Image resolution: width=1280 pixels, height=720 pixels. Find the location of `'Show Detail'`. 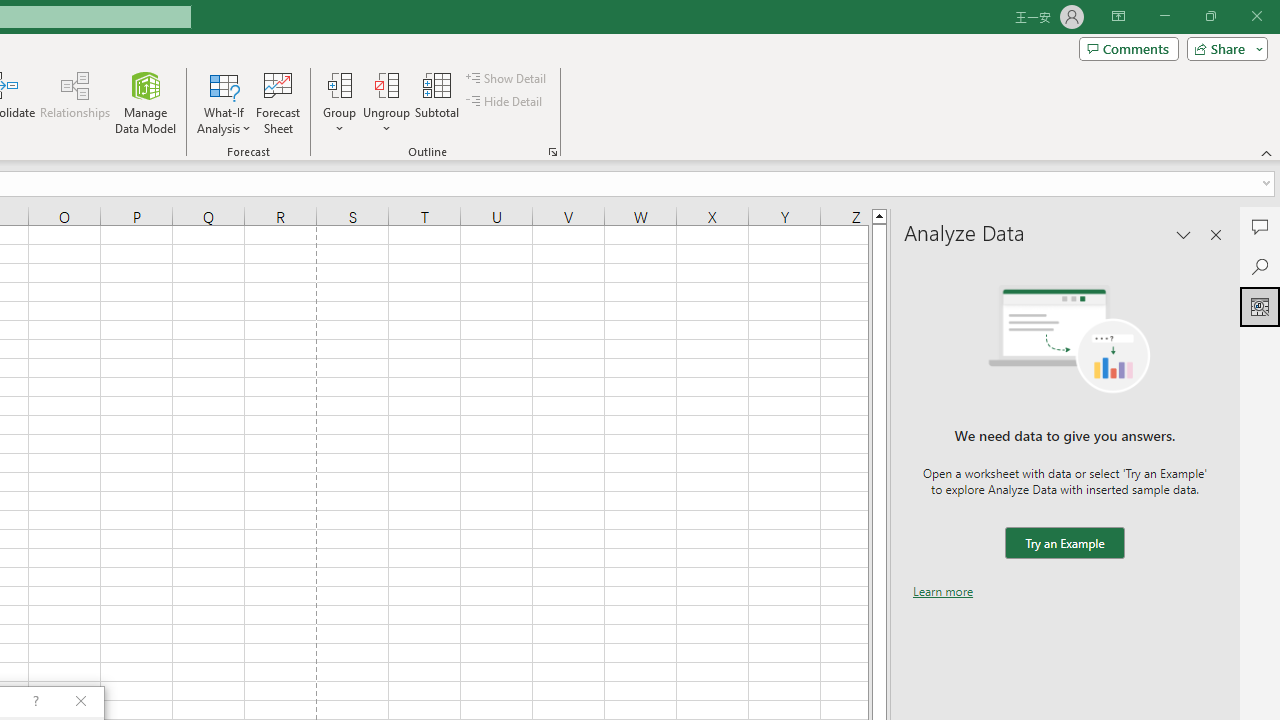

'Show Detail' is located at coordinates (507, 77).